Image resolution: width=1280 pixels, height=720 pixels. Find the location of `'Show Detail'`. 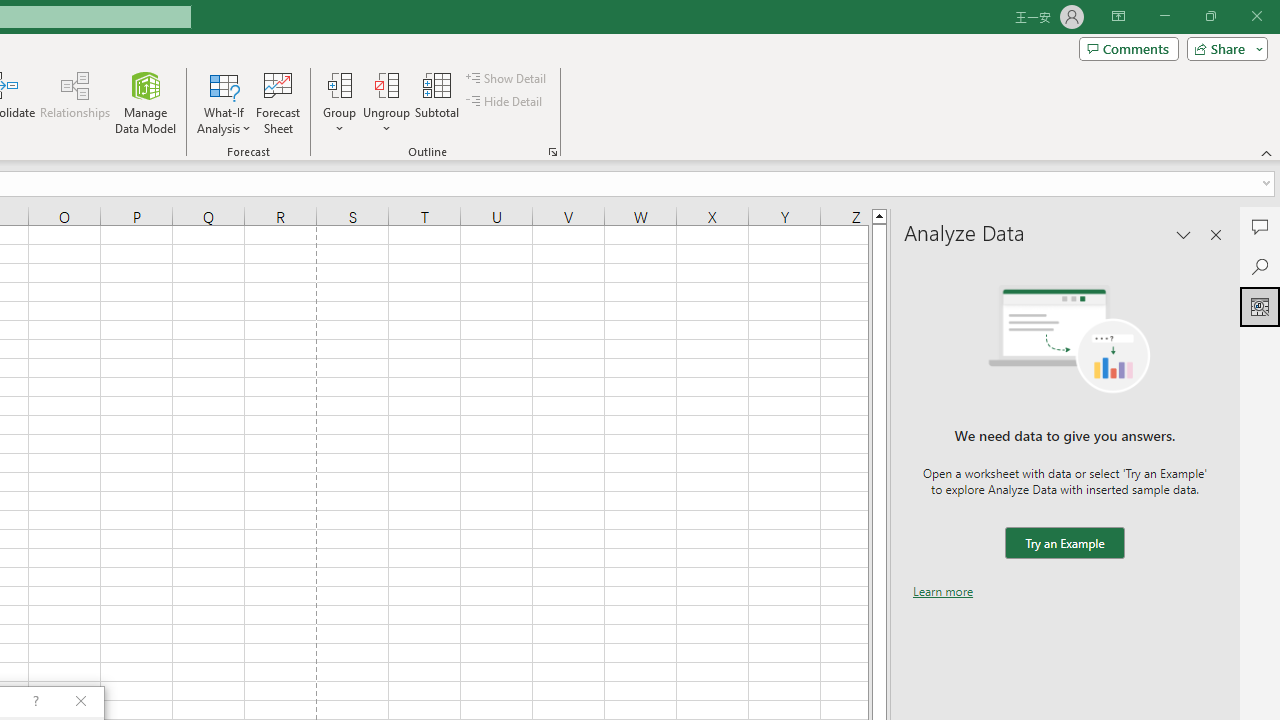

'Show Detail' is located at coordinates (507, 77).